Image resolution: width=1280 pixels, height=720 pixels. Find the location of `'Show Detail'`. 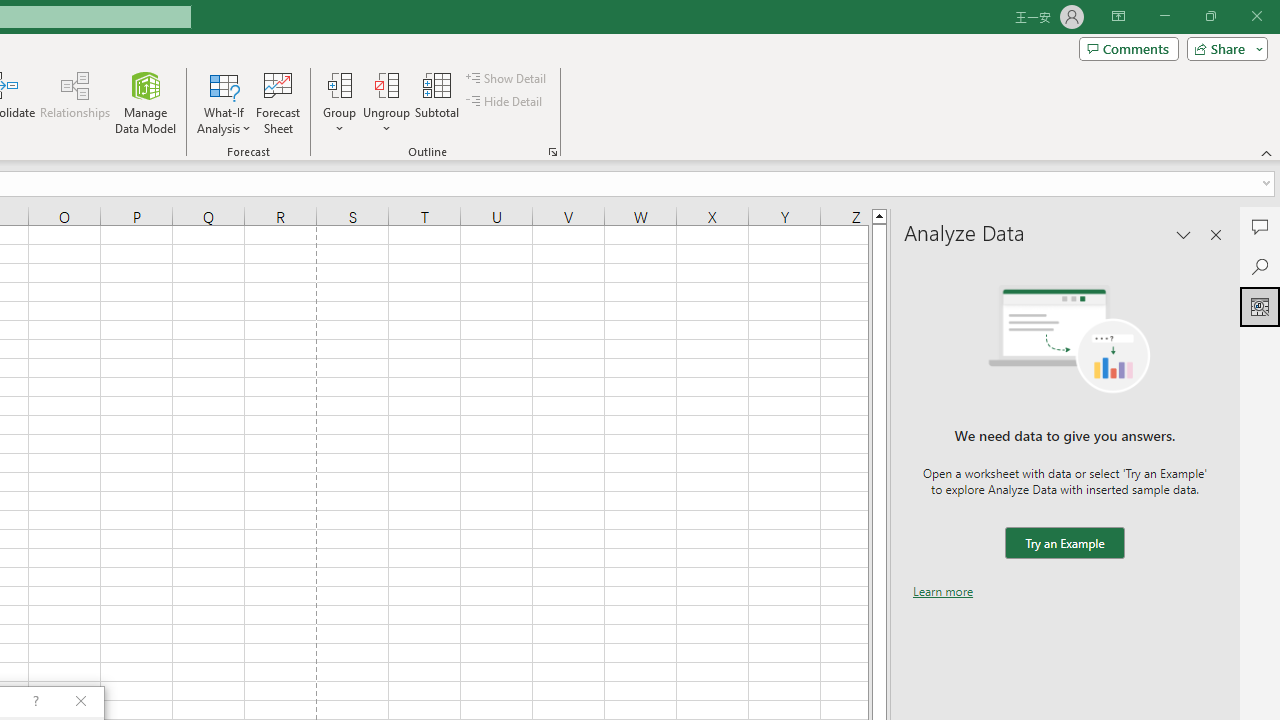

'Show Detail' is located at coordinates (507, 77).